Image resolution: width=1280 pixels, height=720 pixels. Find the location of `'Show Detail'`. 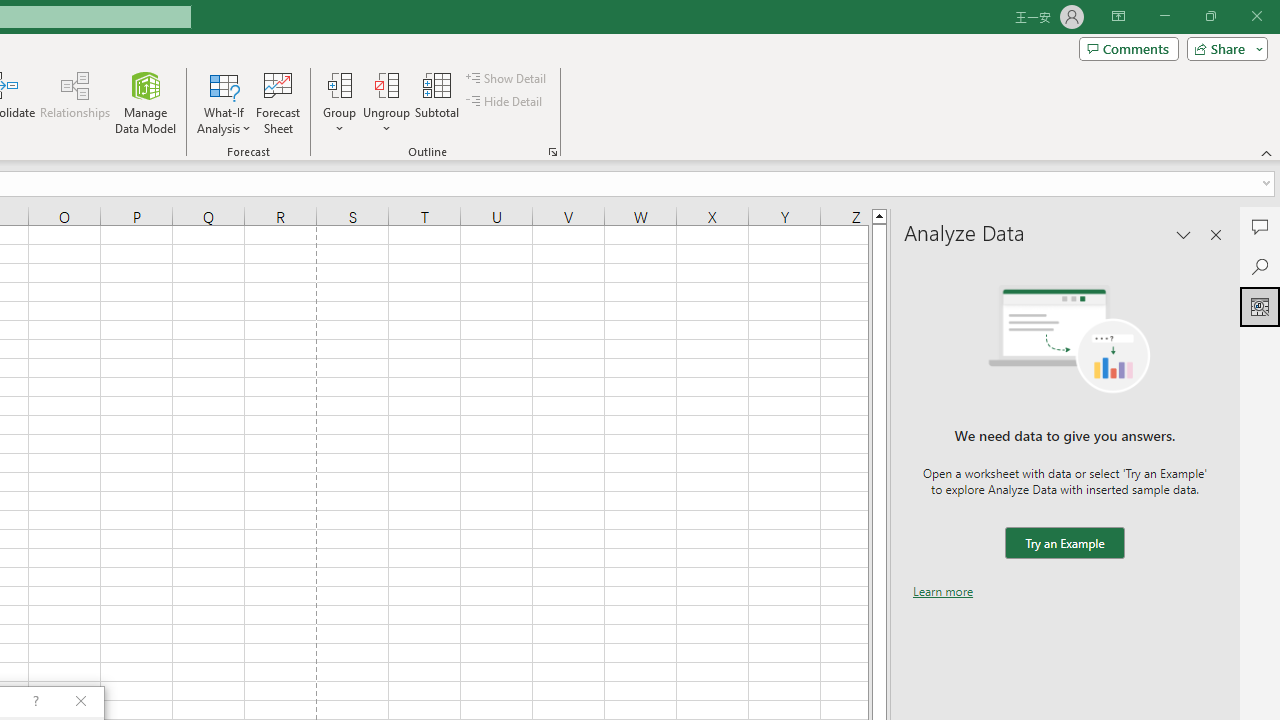

'Show Detail' is located at coordinates (507, 77).